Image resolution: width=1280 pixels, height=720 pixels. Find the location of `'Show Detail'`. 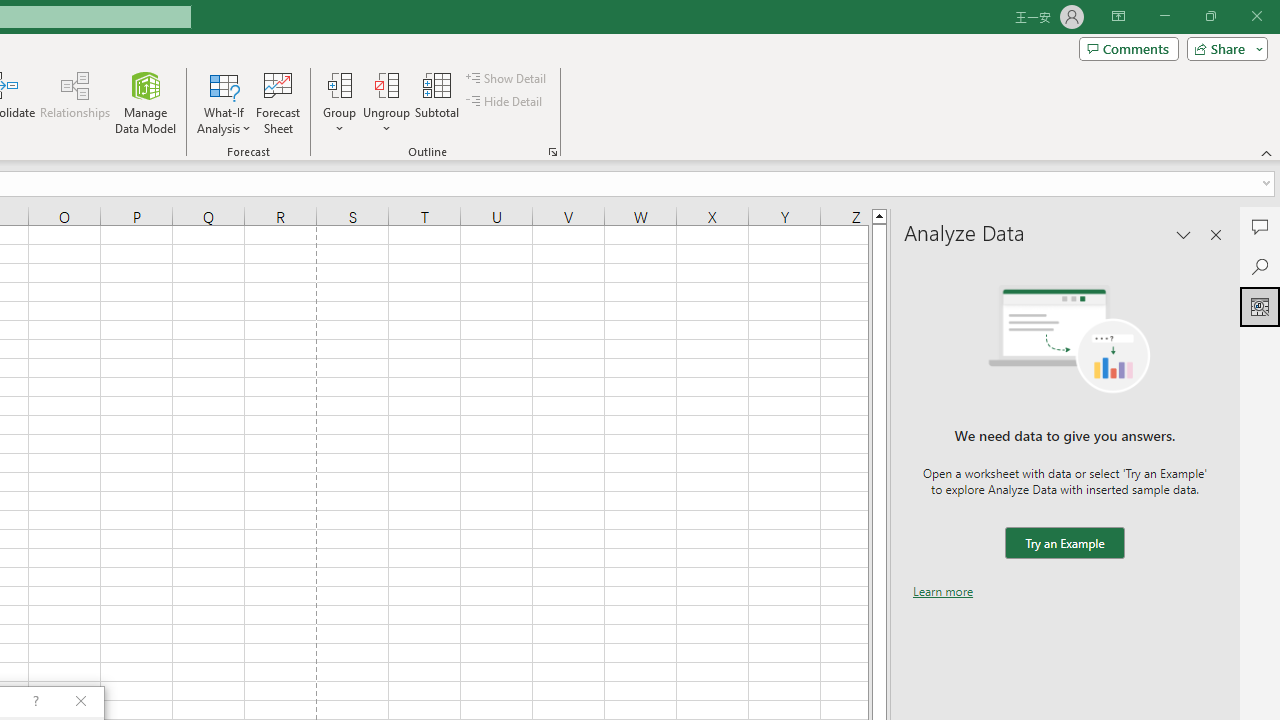

'Show Detail' is located at coordinates (507, 77).